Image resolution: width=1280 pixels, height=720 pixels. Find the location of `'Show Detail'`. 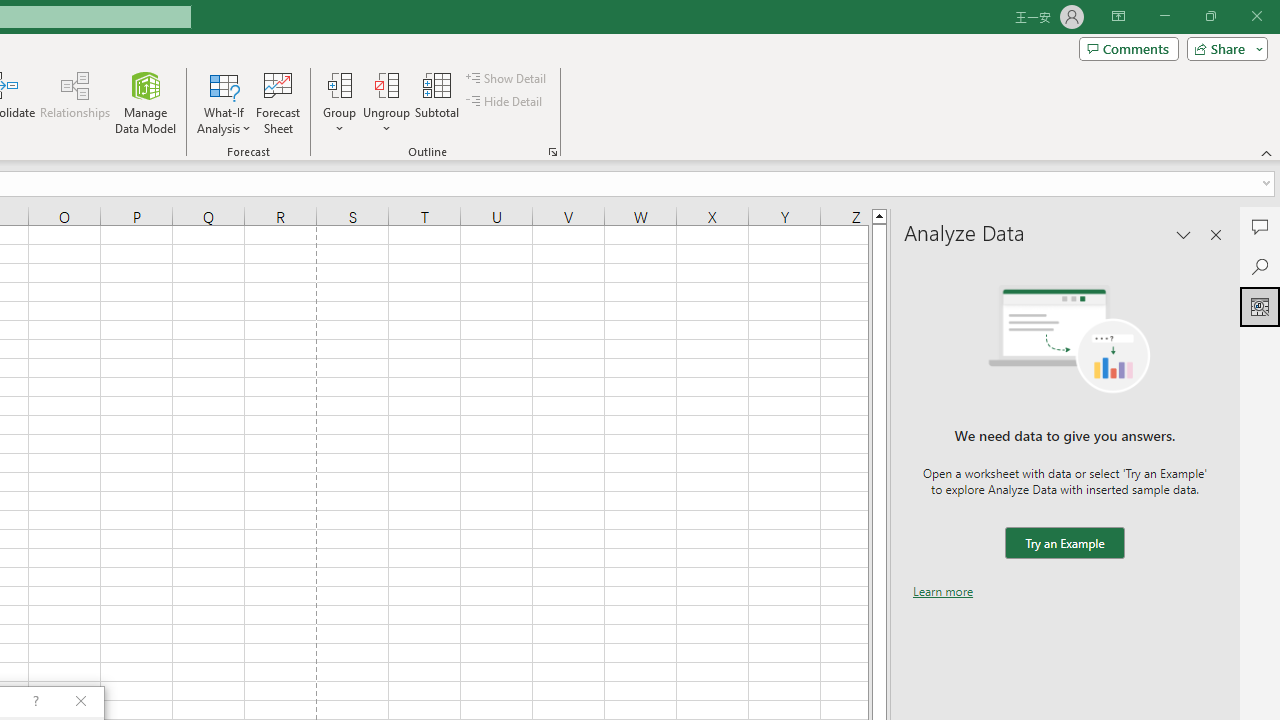

'Show Detail' is located at coordinates (507, 77).